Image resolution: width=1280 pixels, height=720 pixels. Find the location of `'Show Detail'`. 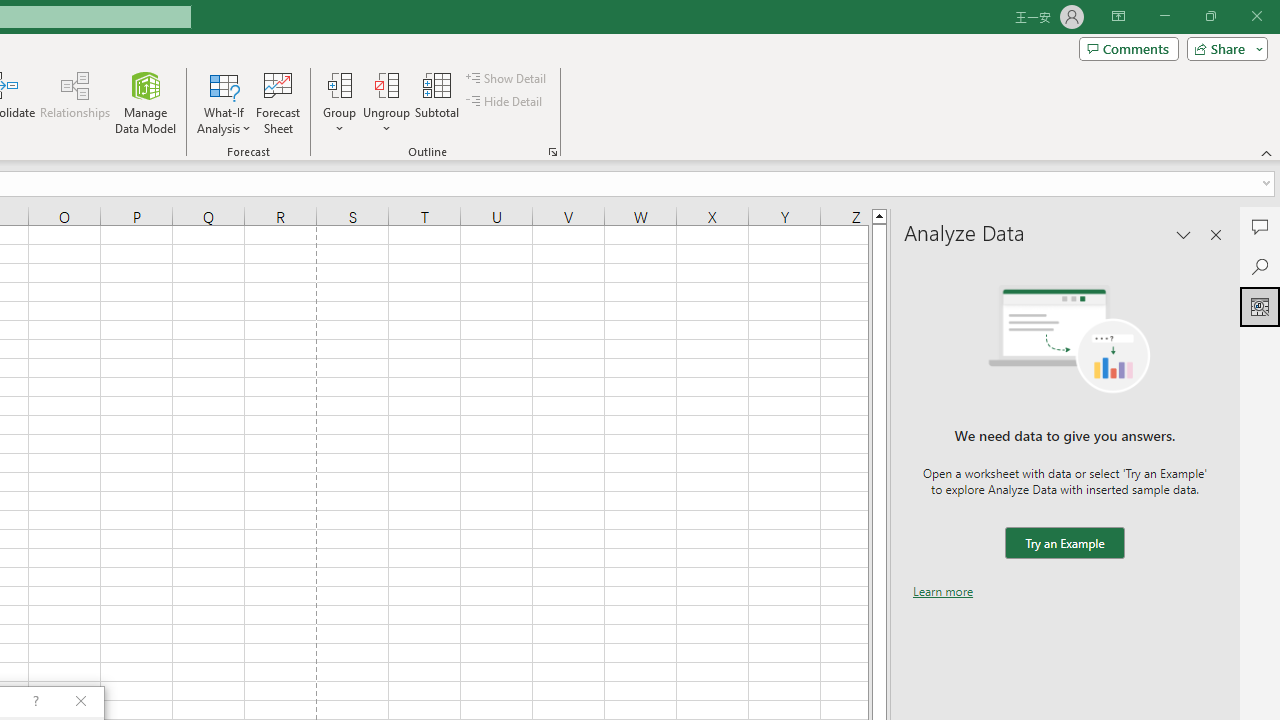

'Show Detail' is located at coordinates (507, 77).